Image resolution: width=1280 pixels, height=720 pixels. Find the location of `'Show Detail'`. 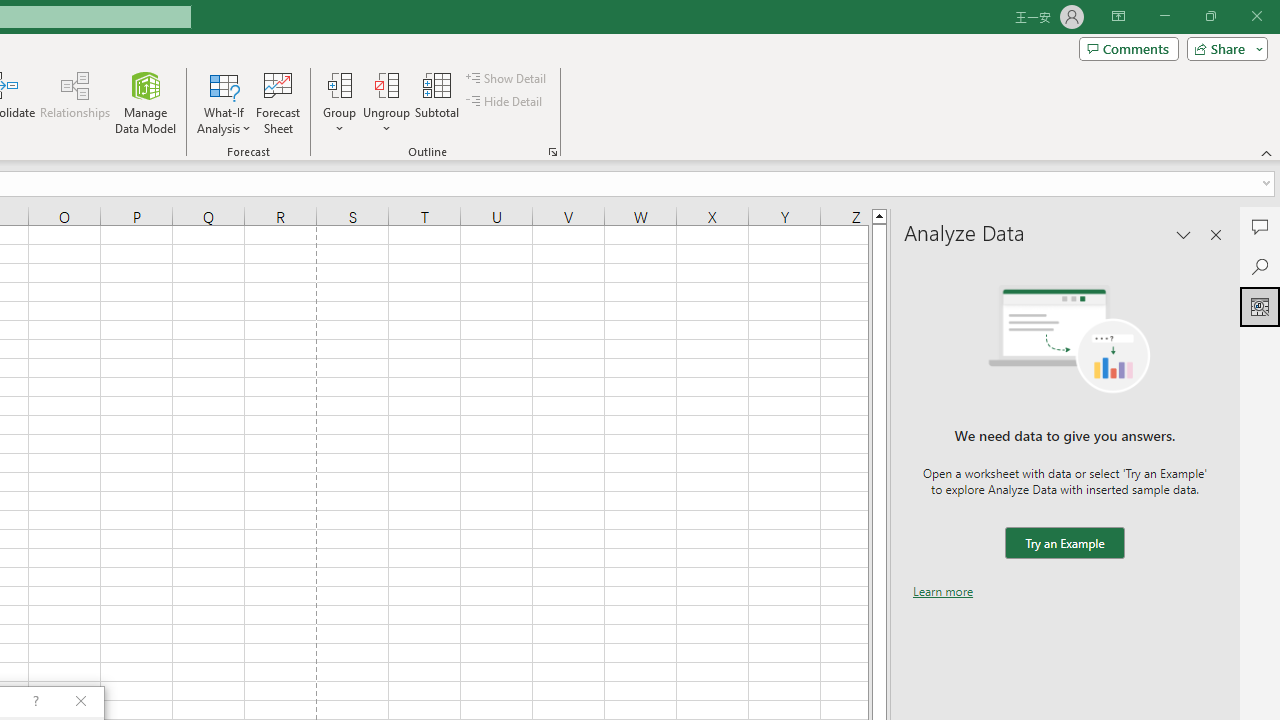

'Show Detail' is located at coordinates (507, 77).